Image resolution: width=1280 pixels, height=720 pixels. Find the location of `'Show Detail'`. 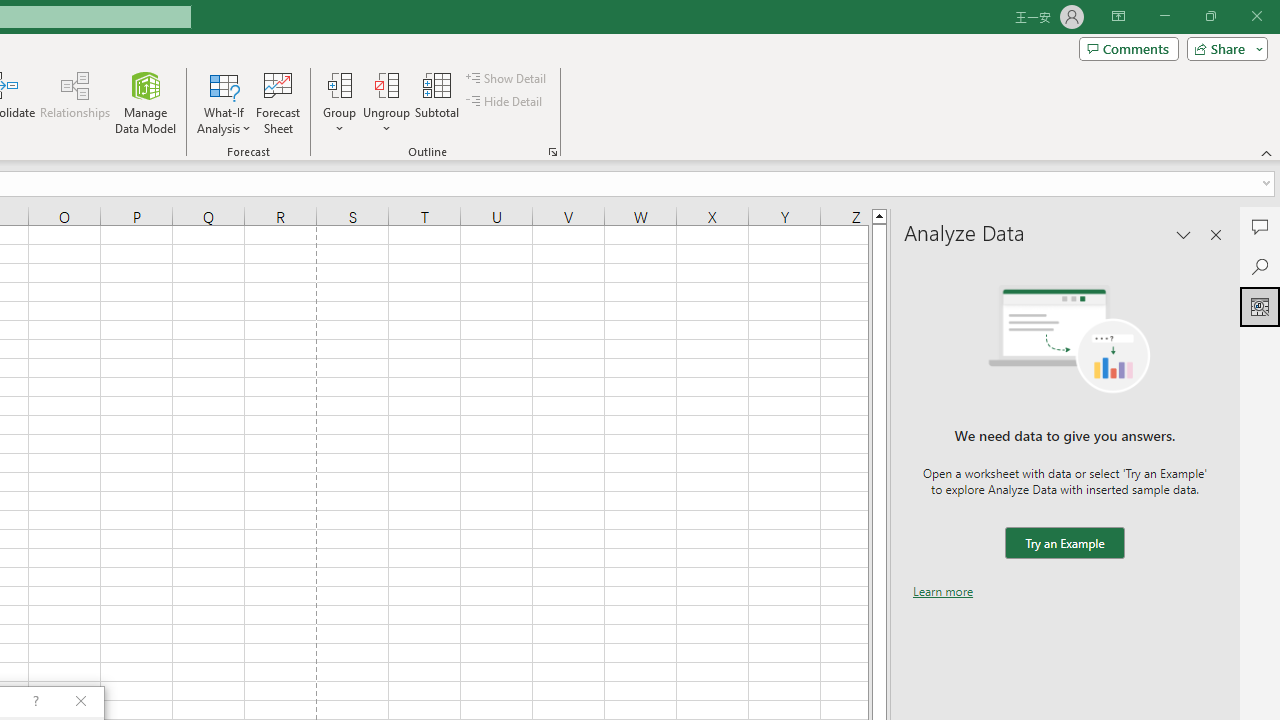

'Show Detail' is located at coordinates (507, 77).